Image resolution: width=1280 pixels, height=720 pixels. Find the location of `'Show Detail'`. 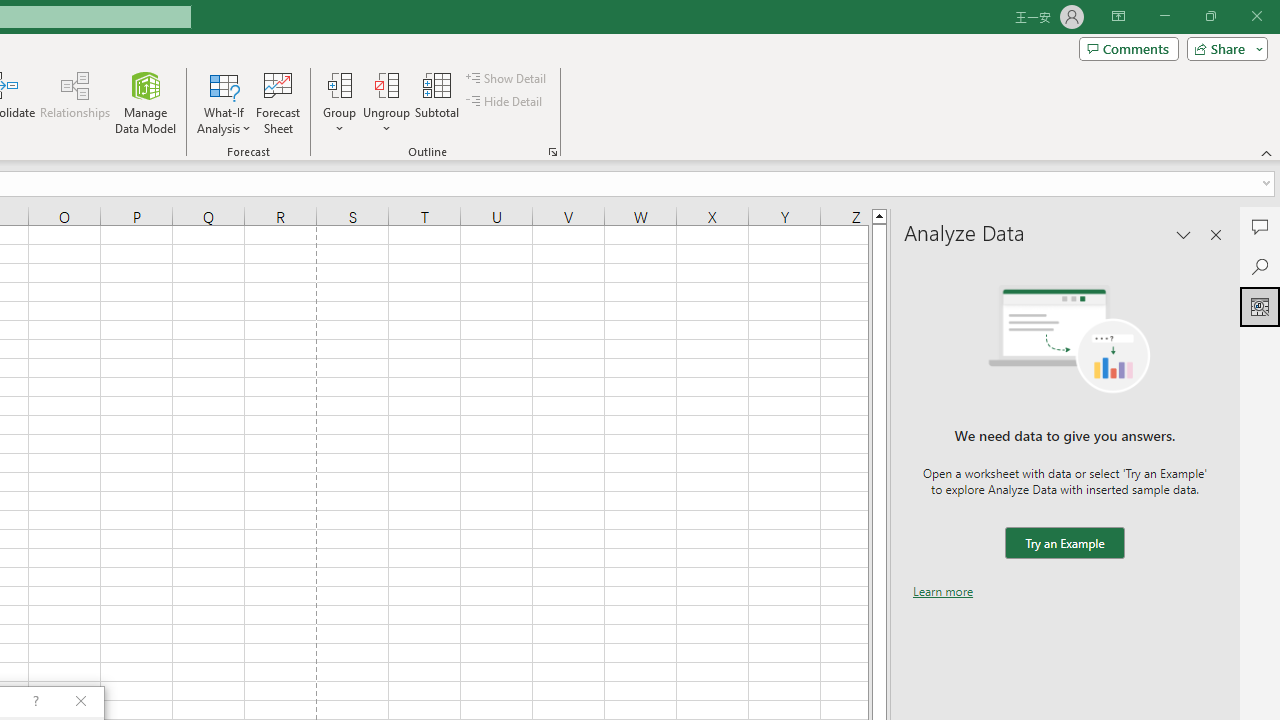

'Show Detail' is located at coordinates (507, 77).